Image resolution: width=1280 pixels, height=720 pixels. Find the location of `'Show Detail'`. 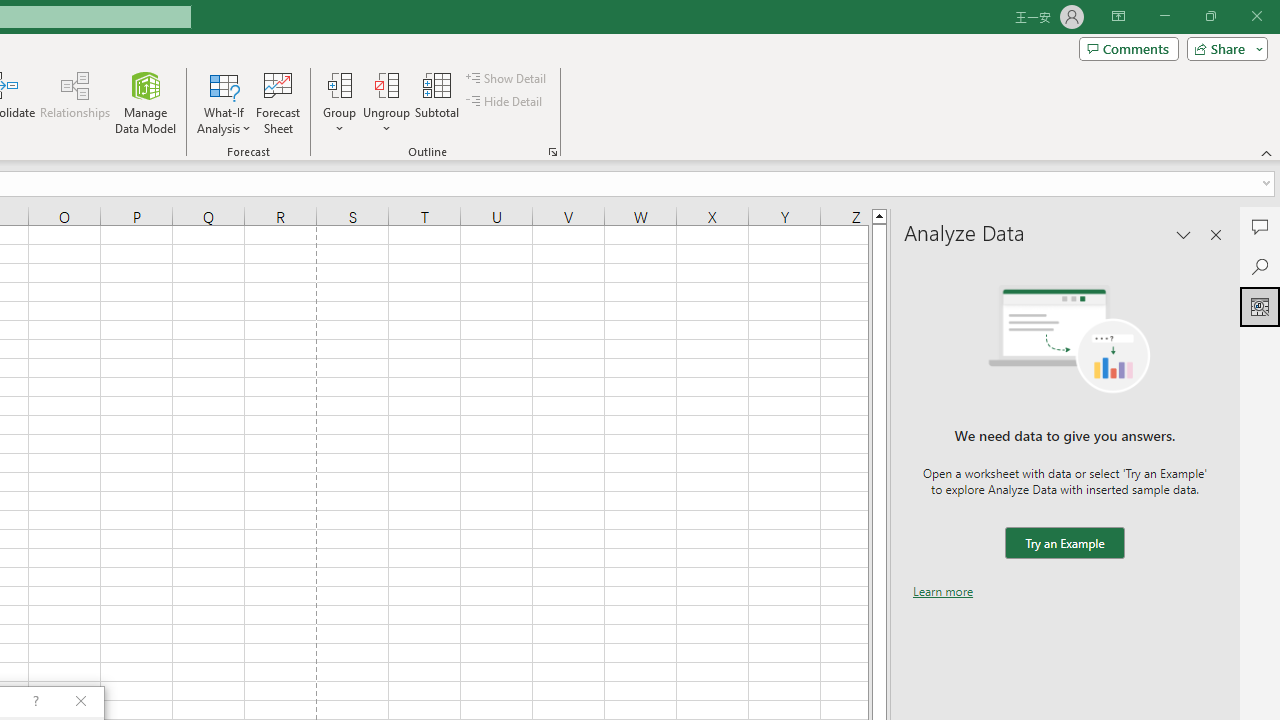

'Show Detail' is located at coordinates (507, 77).